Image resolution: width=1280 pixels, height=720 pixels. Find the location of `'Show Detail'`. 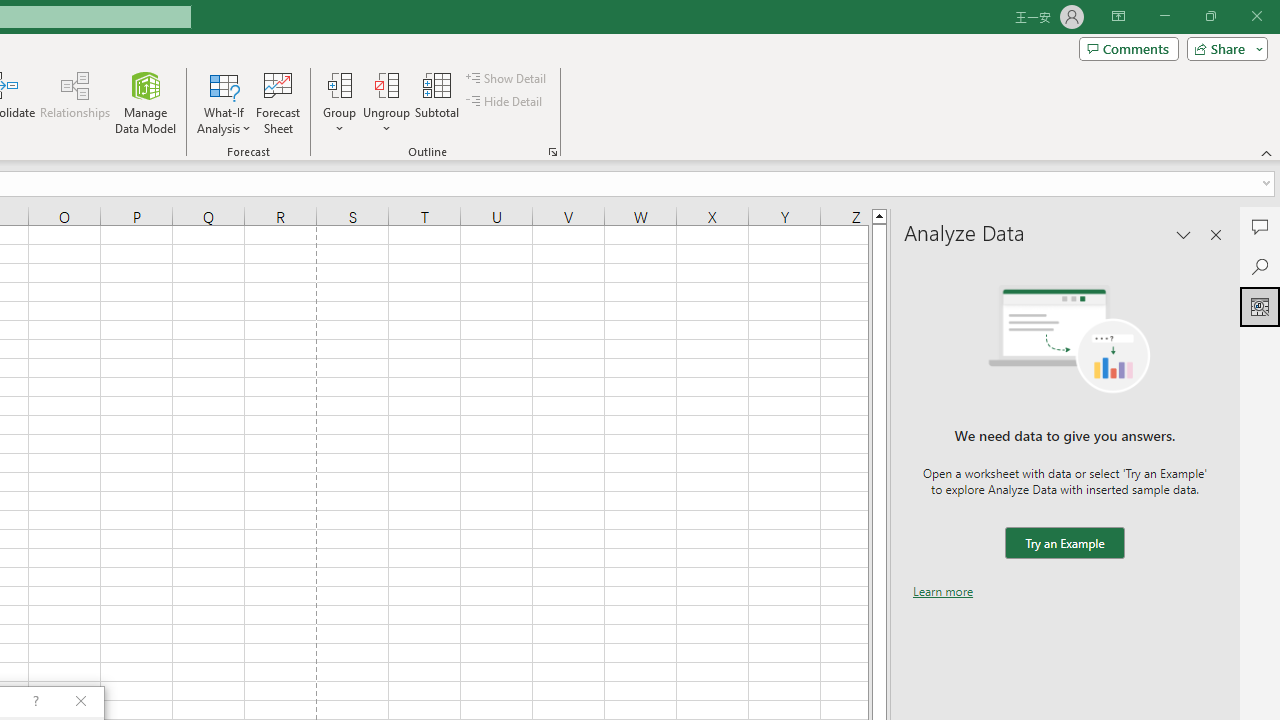

'Show Detail' is located at coordinates (507, 77).